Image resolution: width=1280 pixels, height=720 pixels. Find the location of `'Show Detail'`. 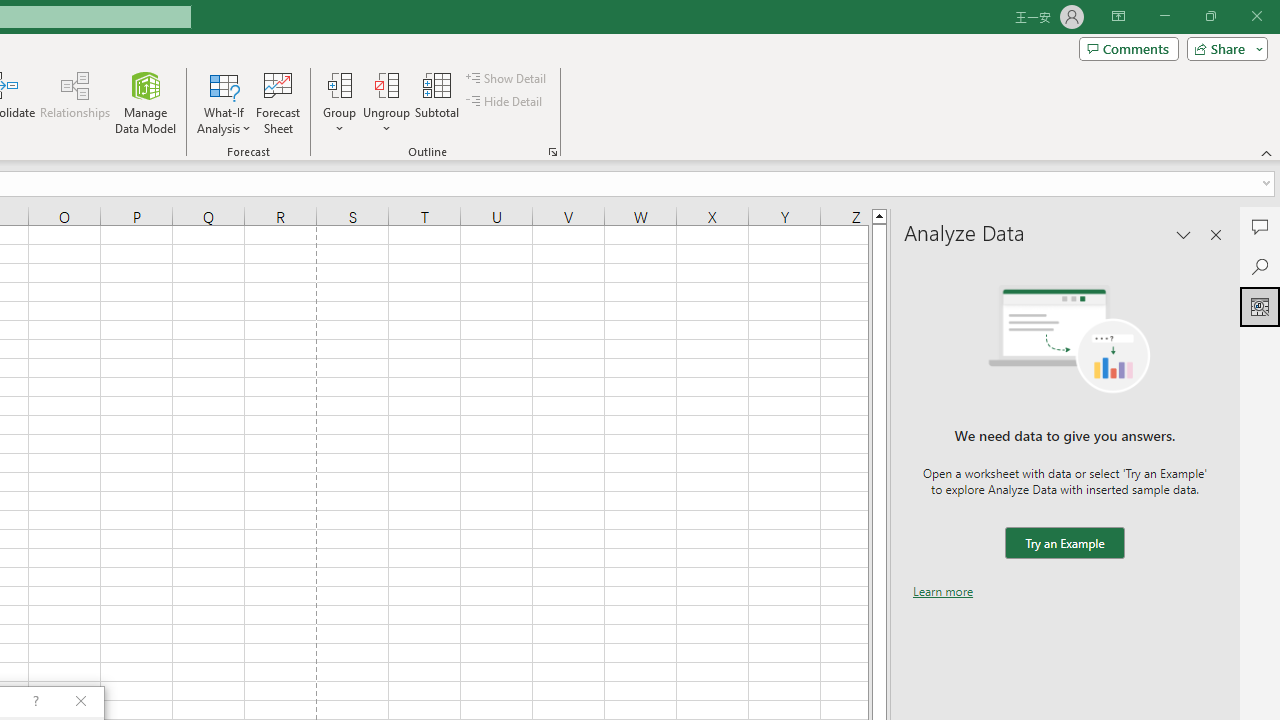

'Show Detail' is located at coordinates (507, 77).